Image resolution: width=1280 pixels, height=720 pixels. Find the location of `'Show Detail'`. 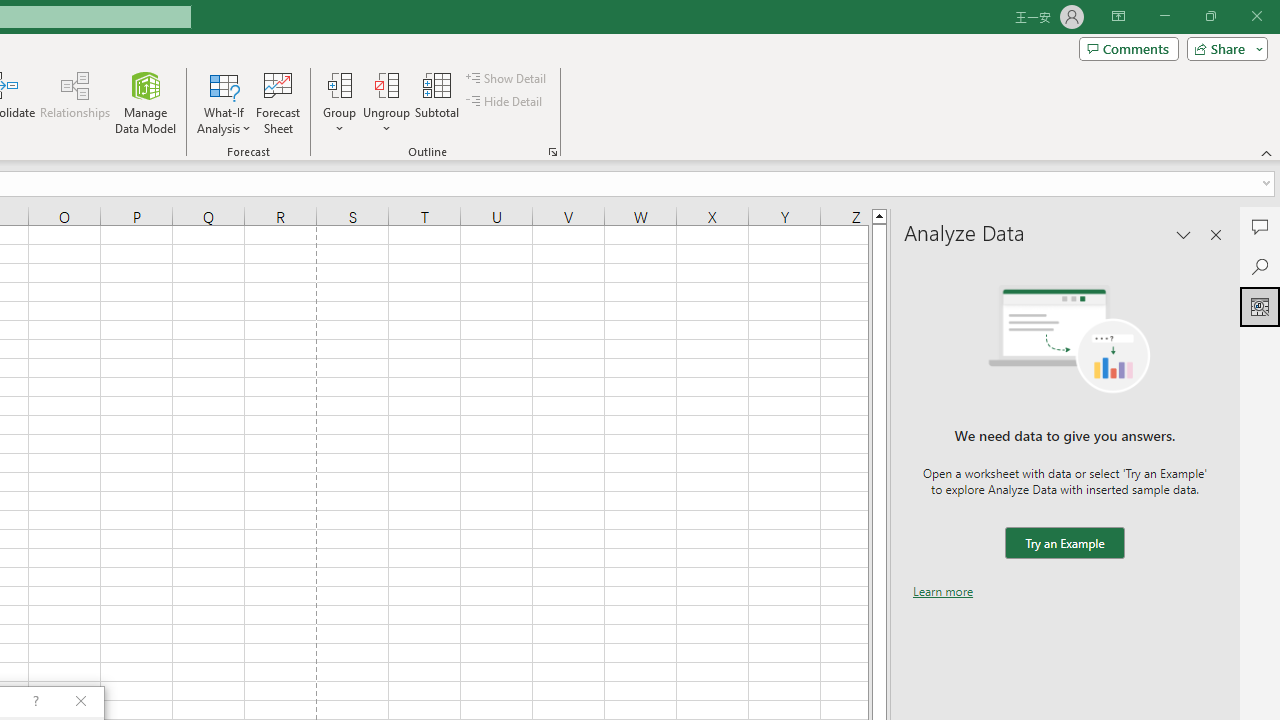

'Show Detail' is located at coordinates (507, 77).